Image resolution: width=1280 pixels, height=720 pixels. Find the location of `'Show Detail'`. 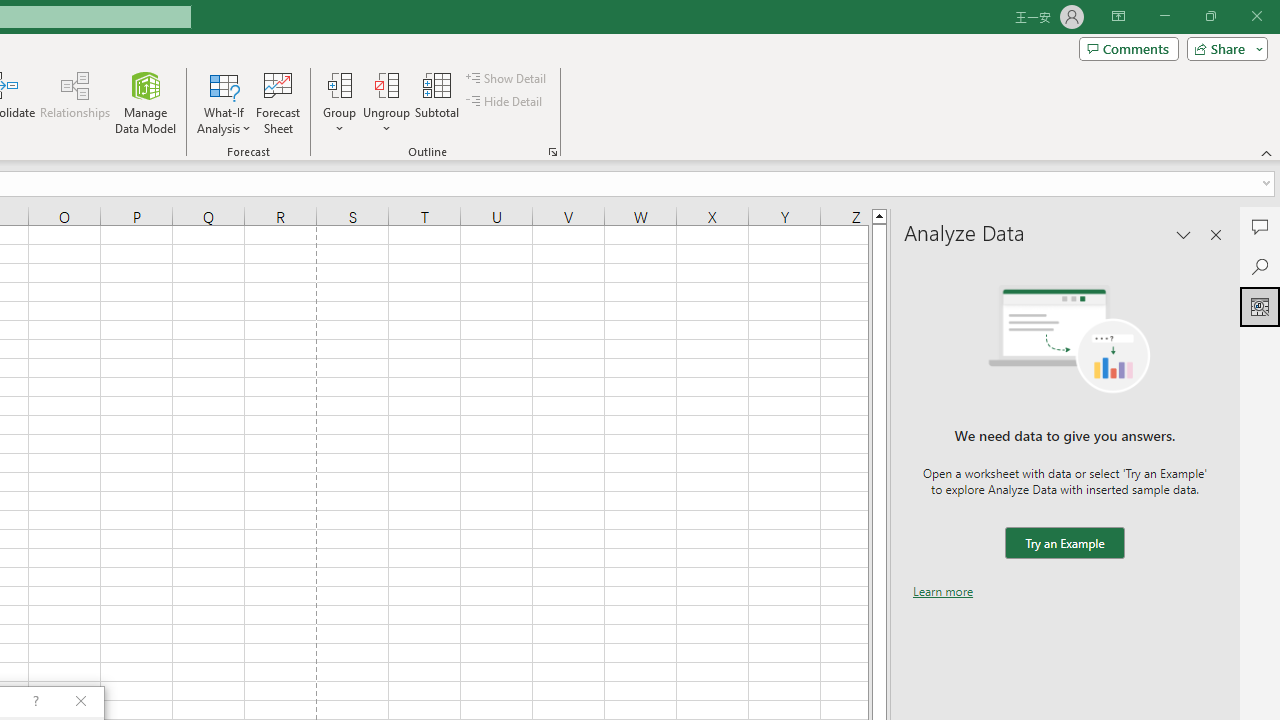

'Show Detail' is located at coordinates (507, 77).